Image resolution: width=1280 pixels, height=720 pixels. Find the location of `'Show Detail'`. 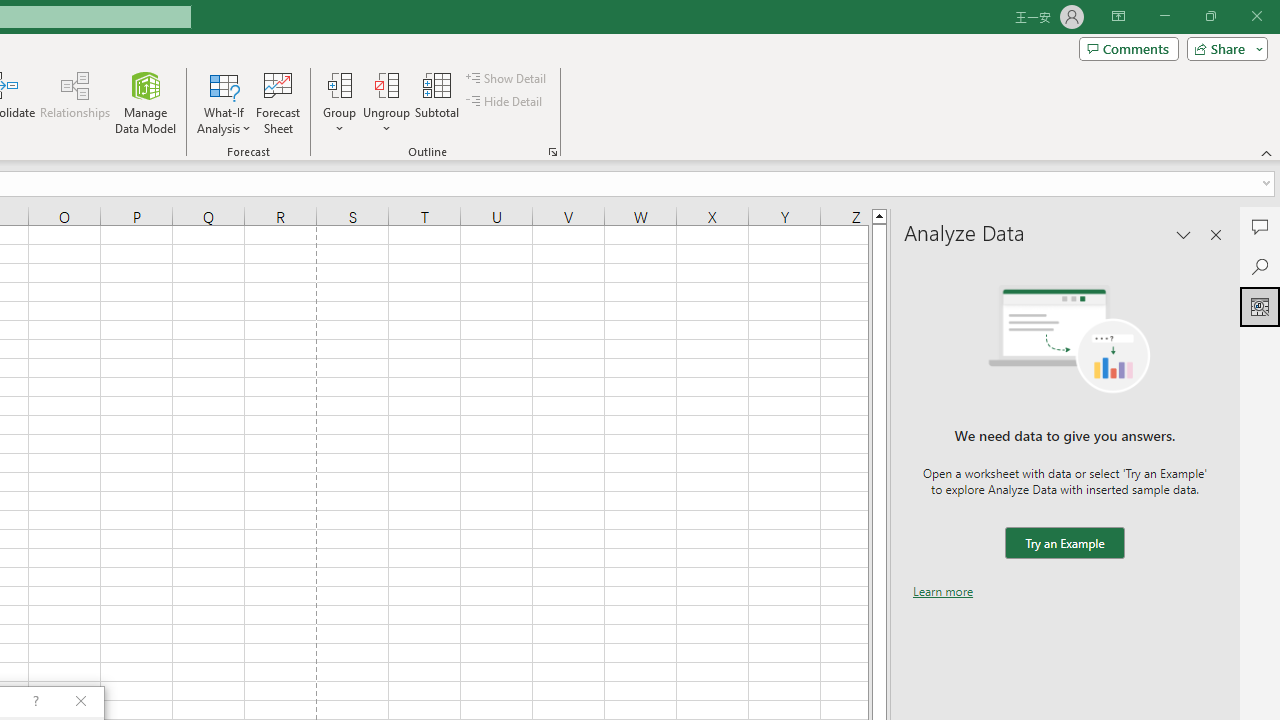

'Show Detail' is located at coordinates (507, 77).